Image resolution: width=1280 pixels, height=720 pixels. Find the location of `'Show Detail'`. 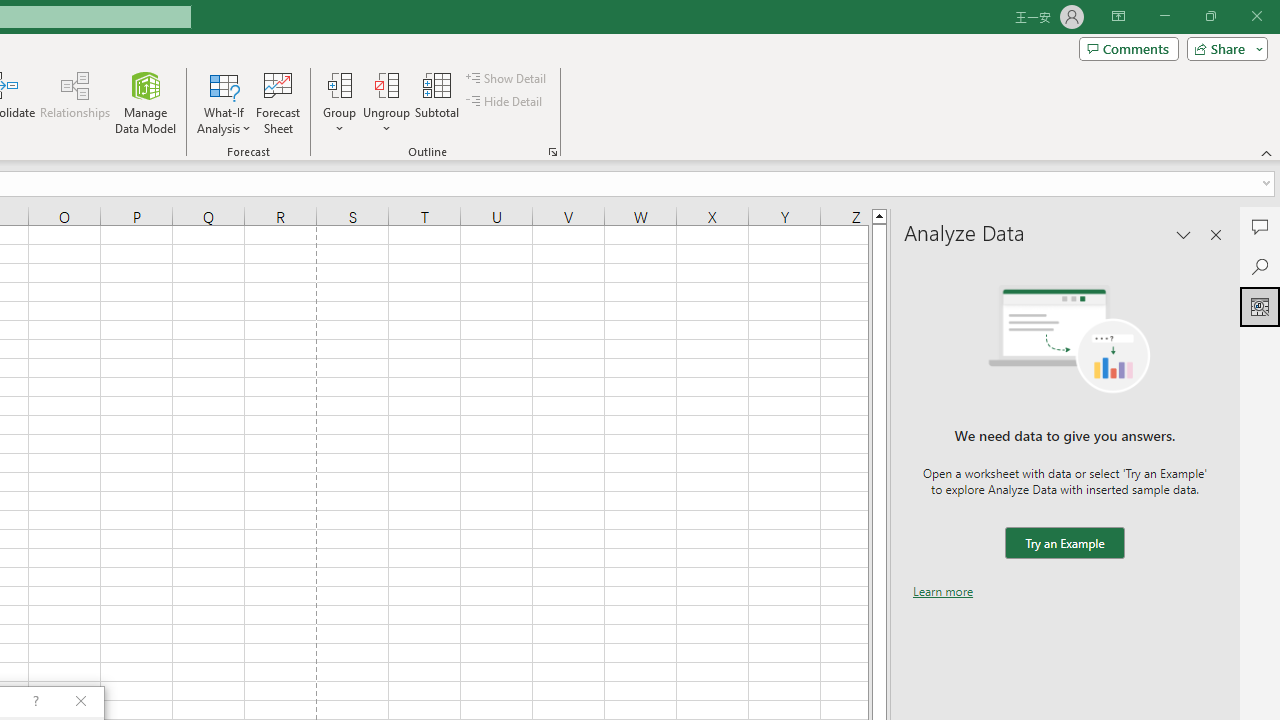

'Show Detail' is located at coordinates (507, 77).